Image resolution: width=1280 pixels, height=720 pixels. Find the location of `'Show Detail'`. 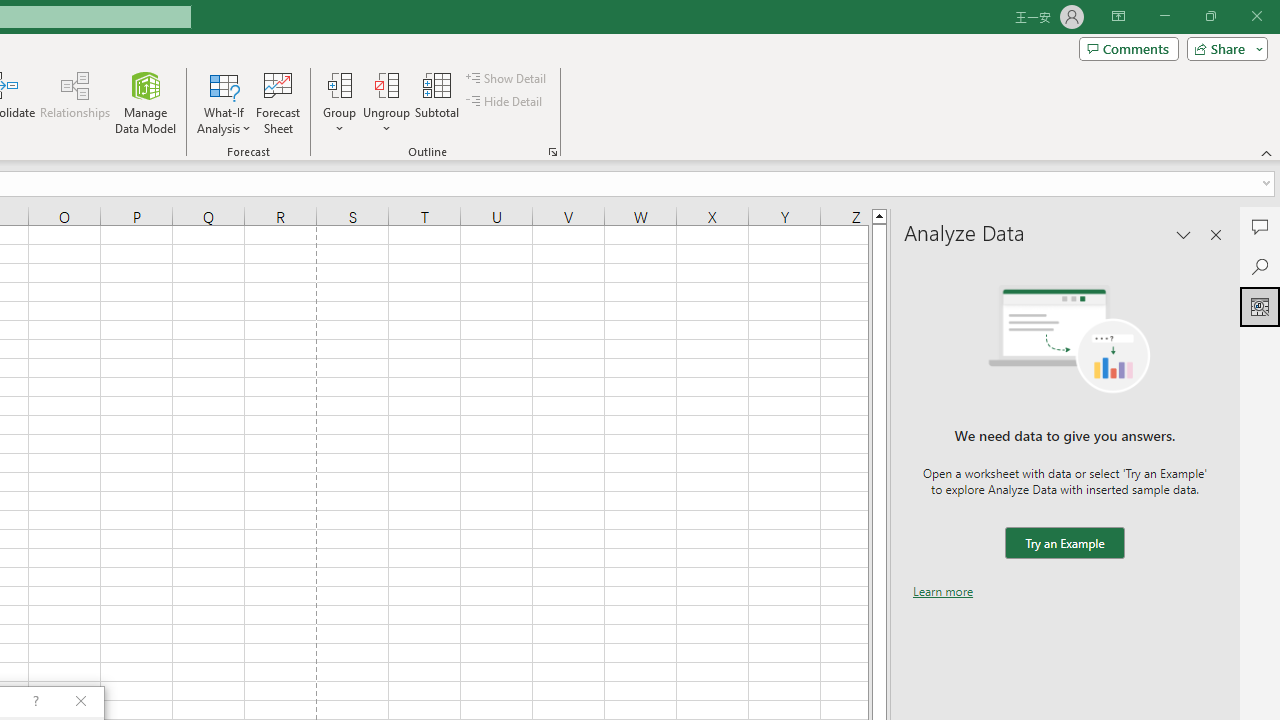

'Show Detail' is located at coordinates (507, 77).